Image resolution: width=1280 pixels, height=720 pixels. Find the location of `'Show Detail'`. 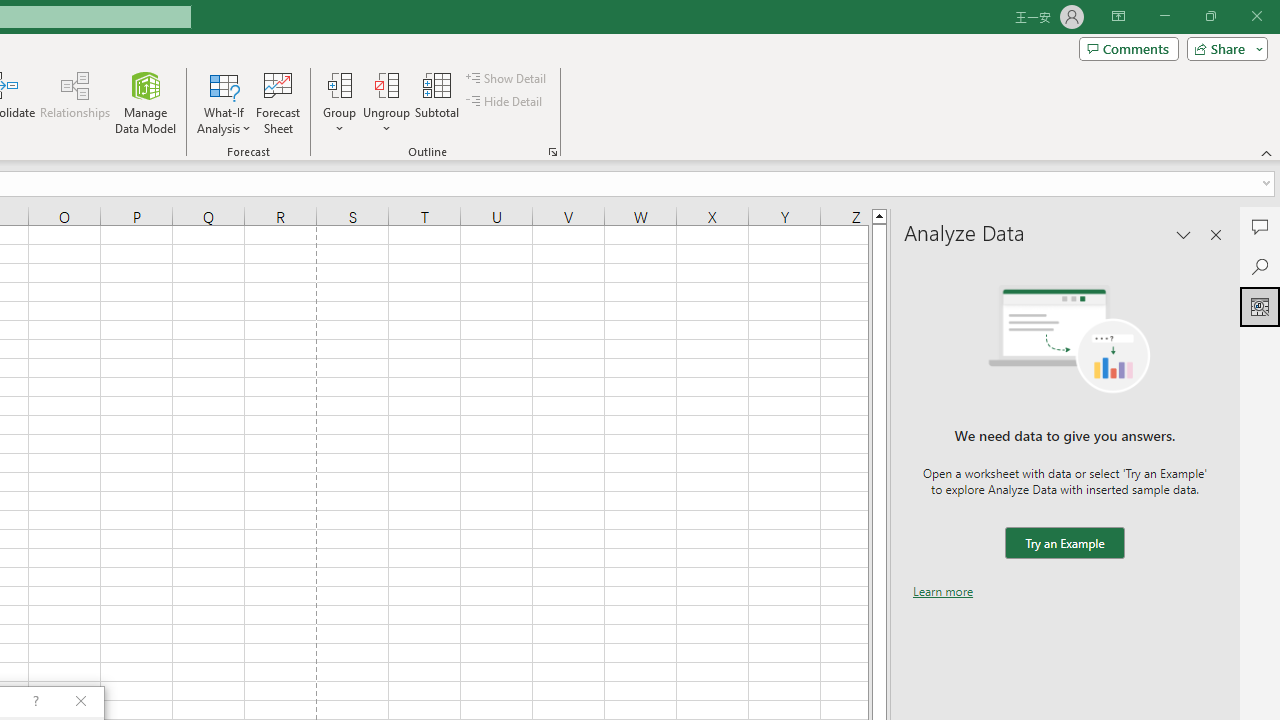

'Show Detail' is located at coordinates (507, 77).